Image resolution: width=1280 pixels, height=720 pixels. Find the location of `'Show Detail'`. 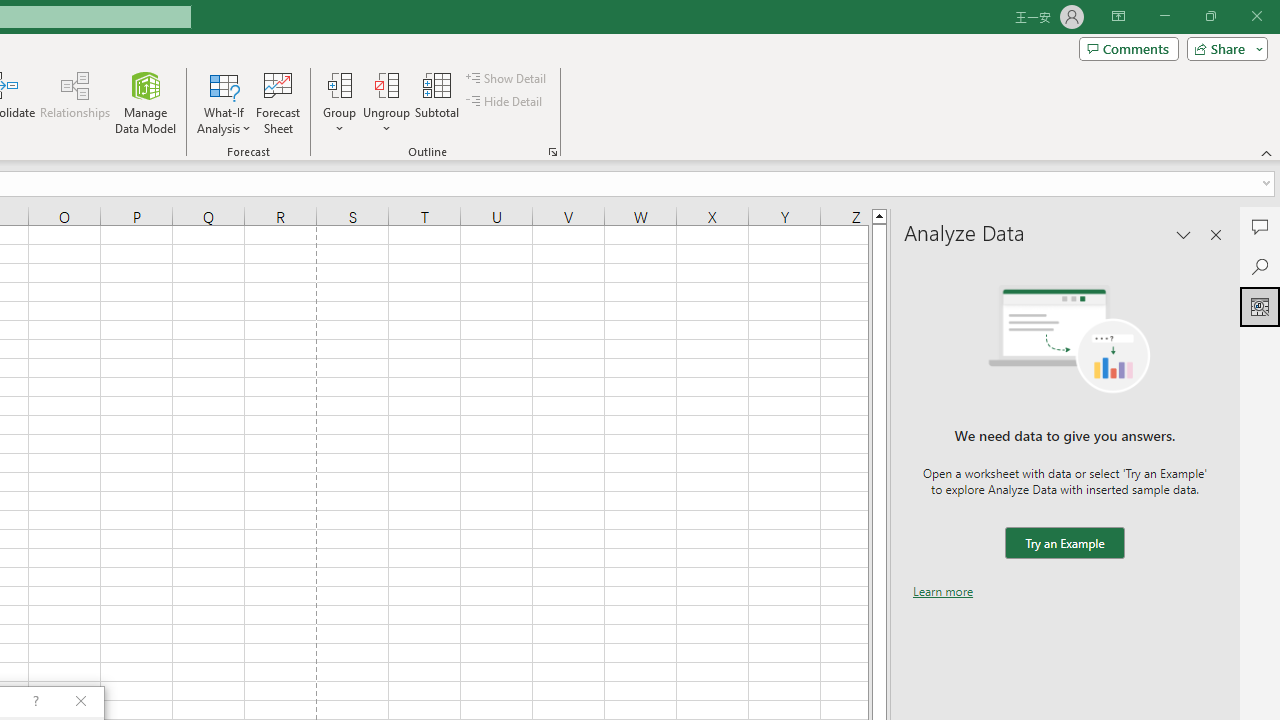

'Show Detail' is located at coordinates (507, 77).